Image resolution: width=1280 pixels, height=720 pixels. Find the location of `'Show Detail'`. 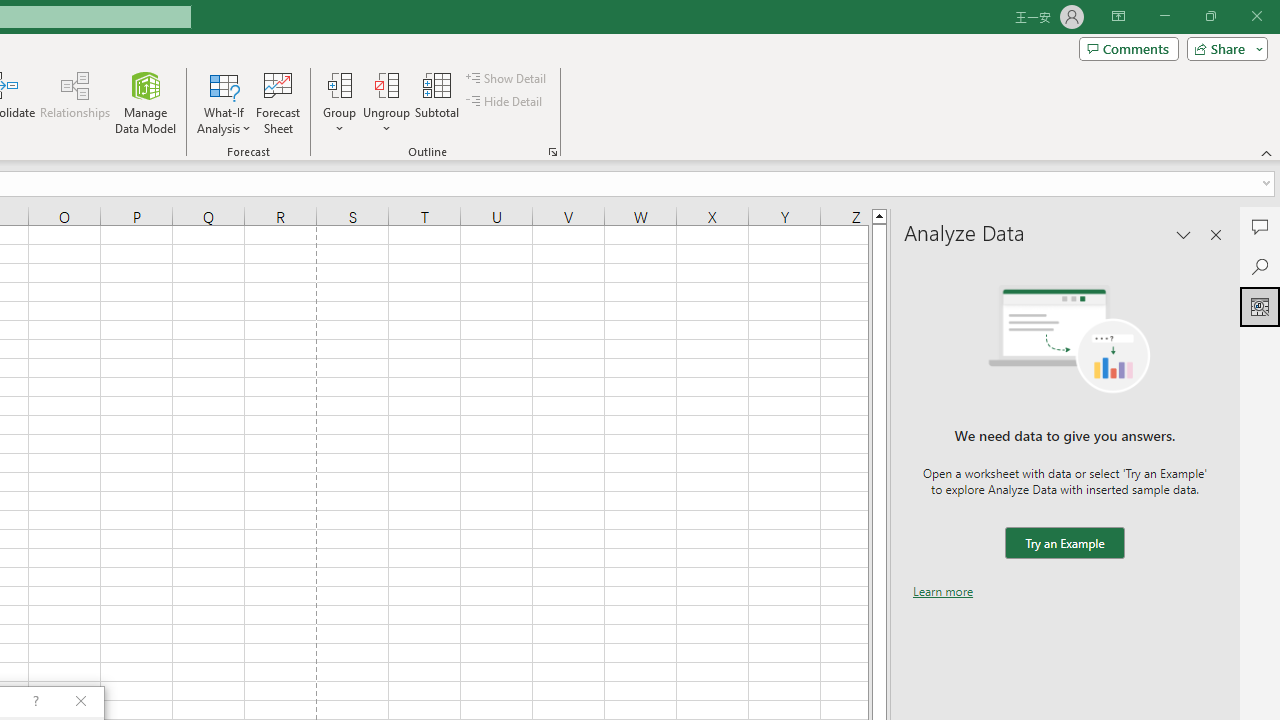

'Show Detail' is located at coordinates (507, 77).